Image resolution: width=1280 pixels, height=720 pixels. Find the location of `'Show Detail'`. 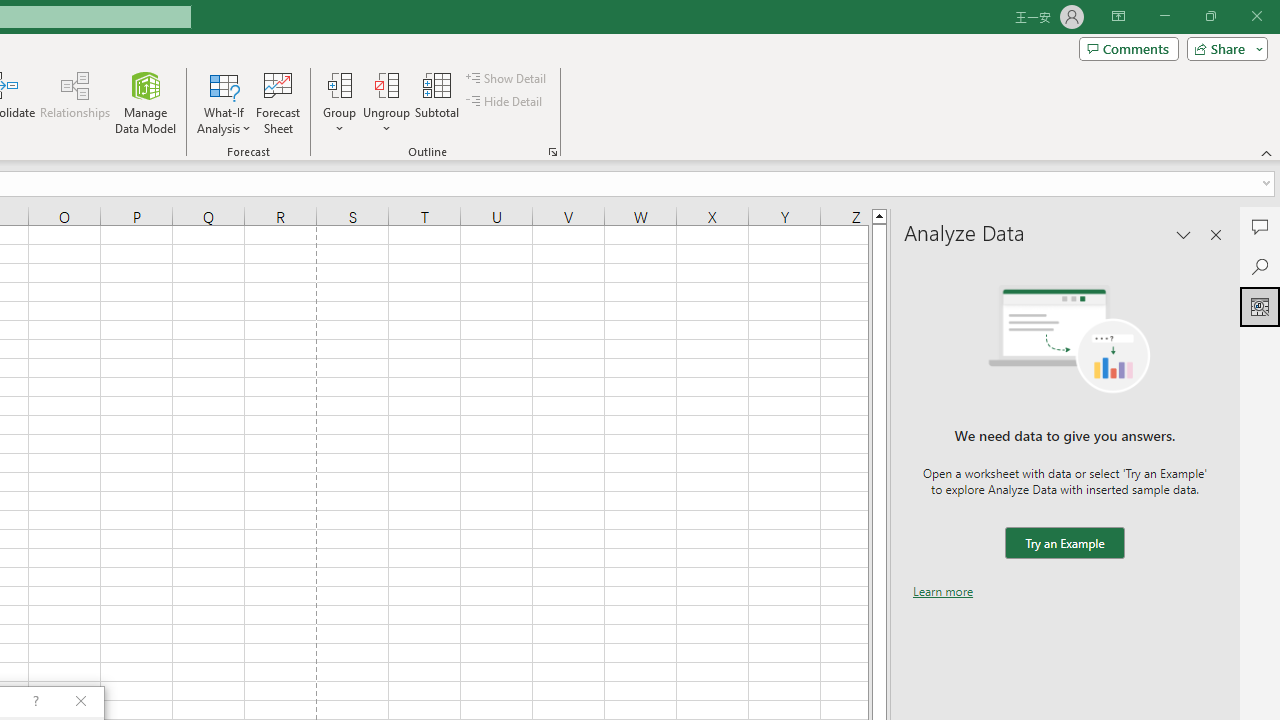

'Show Detail' is located at coordinates (507, 77).